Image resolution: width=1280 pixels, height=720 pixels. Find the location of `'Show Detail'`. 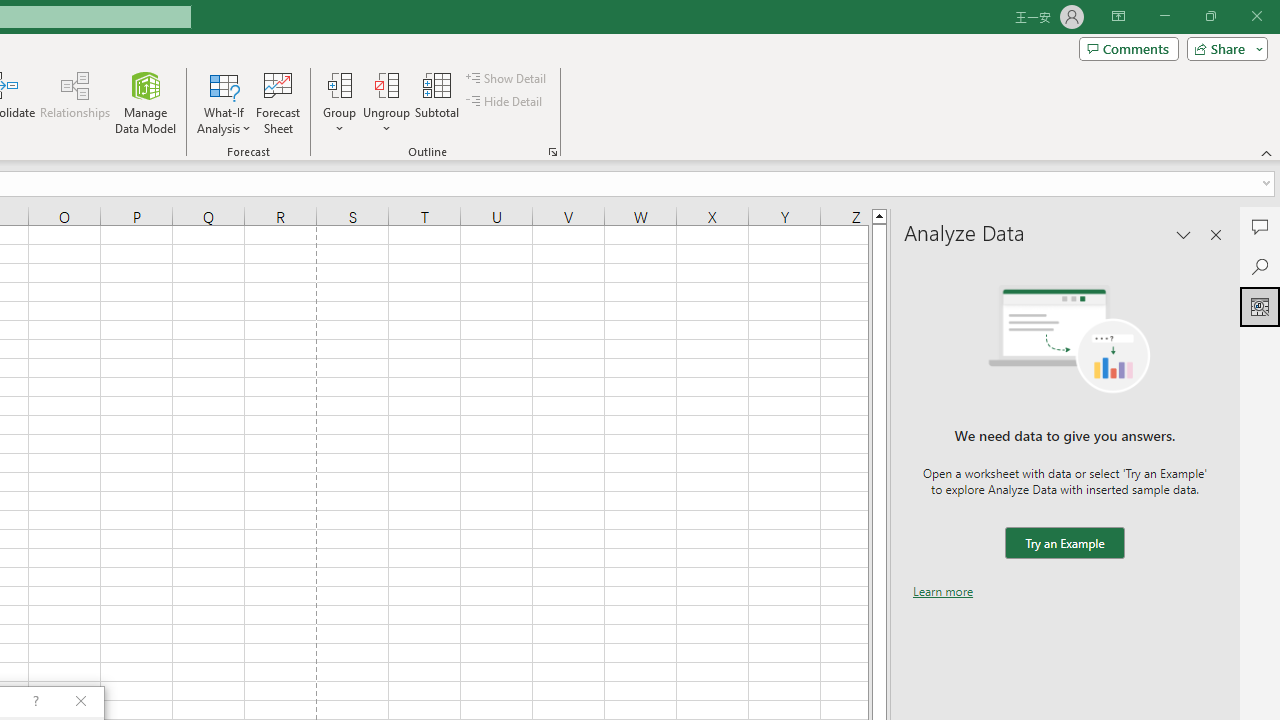

'Show Detail' is located at coordinates (507, 77).